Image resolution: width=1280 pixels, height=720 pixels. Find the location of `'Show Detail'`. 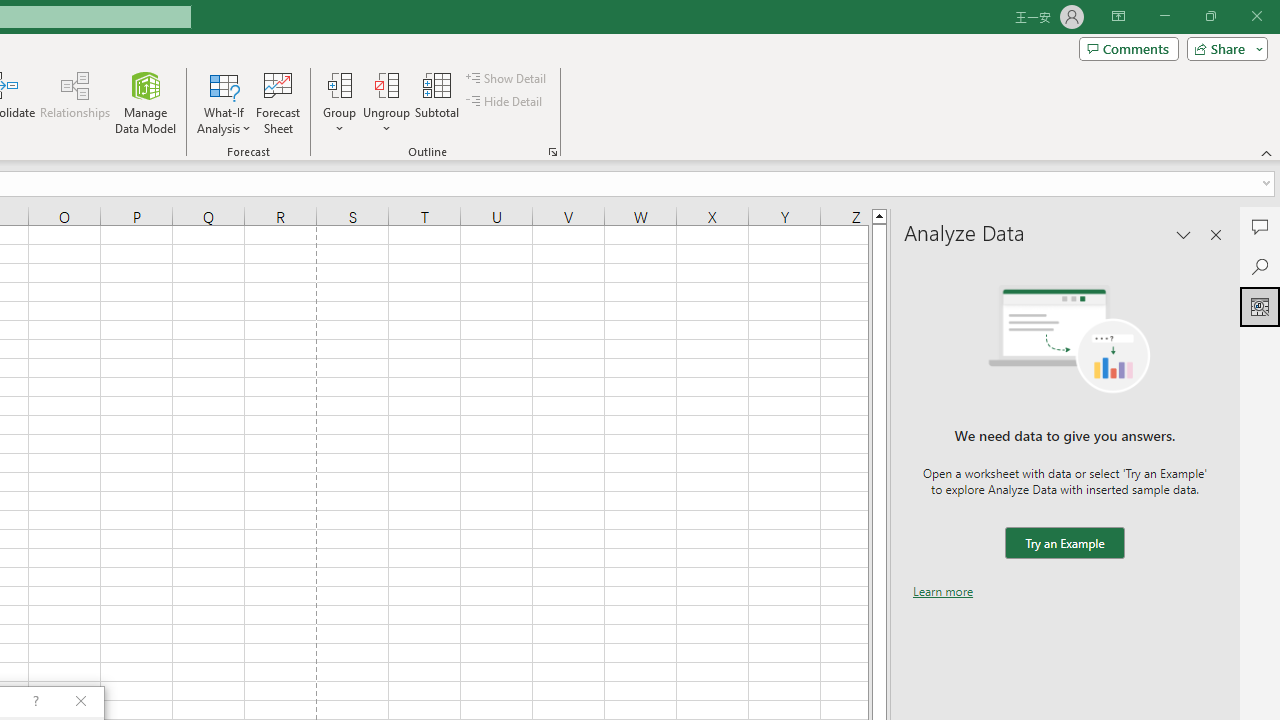

'Show Detail' is located at coordinates (507, 77).